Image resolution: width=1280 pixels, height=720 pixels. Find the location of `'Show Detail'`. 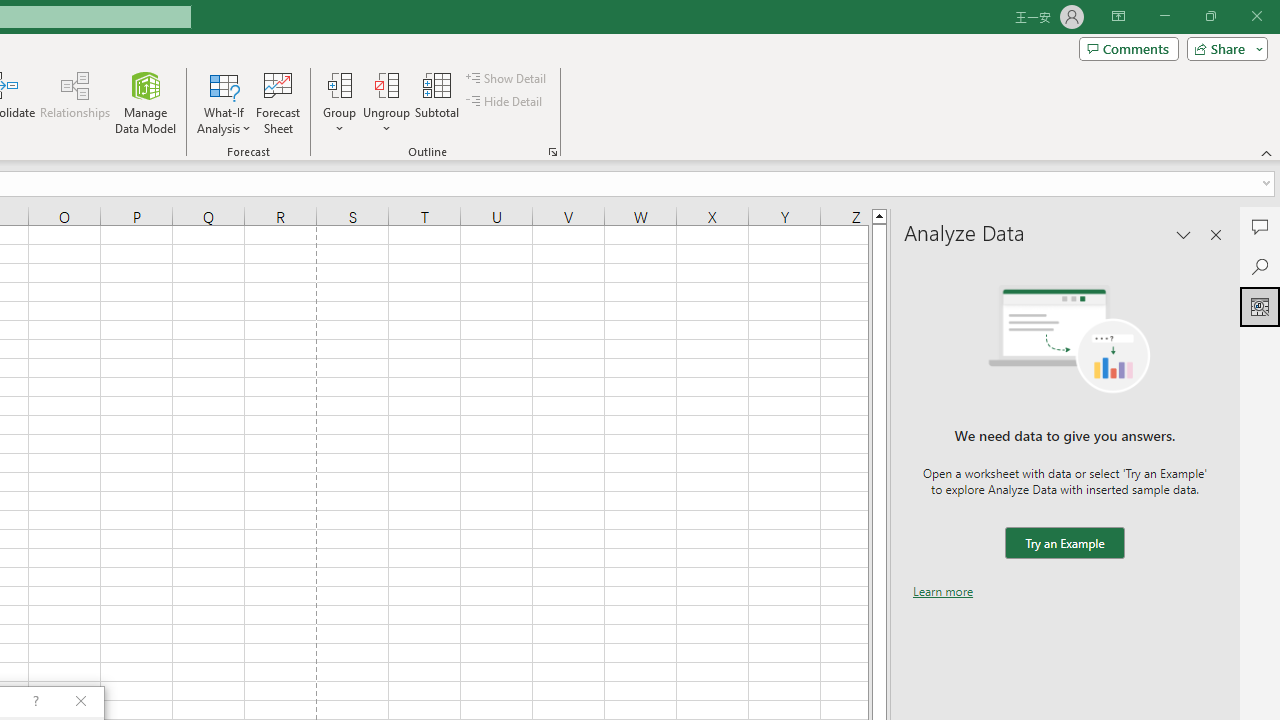

'Show Detail' is located at coordinates (507, 77).